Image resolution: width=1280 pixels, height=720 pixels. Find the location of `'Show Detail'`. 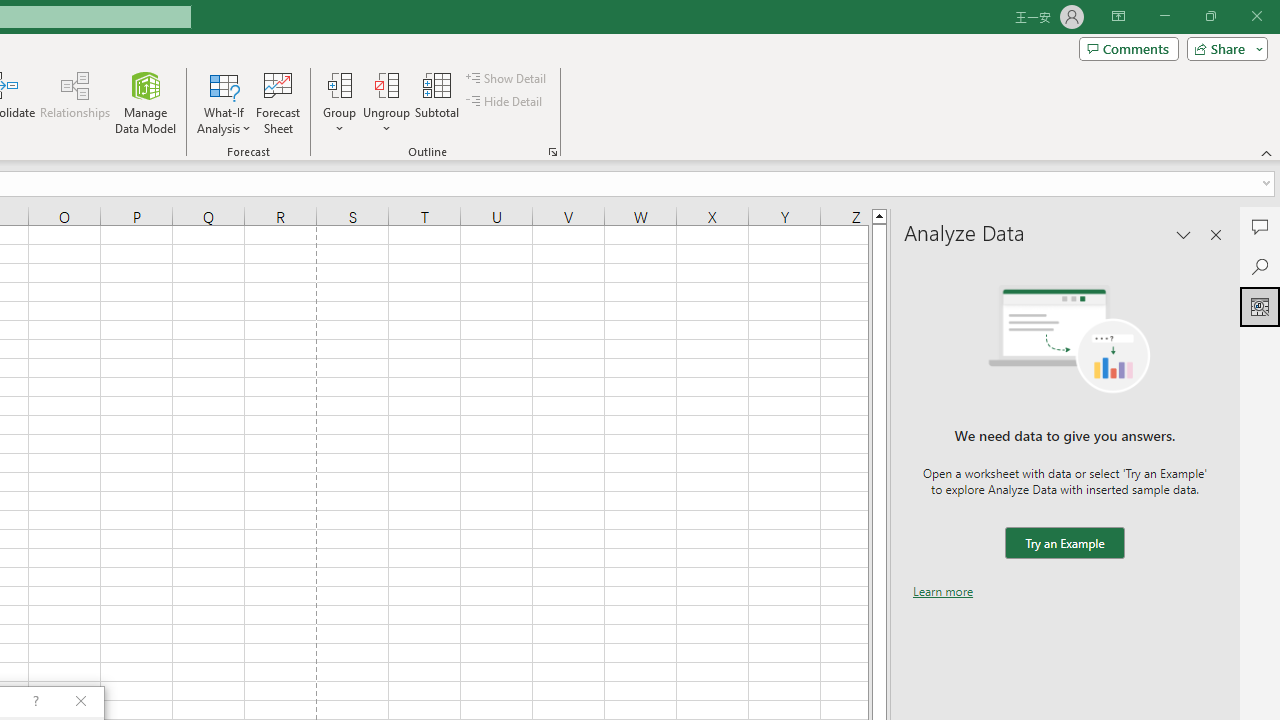

'Show Detail' is located at coordinates (507, 77).